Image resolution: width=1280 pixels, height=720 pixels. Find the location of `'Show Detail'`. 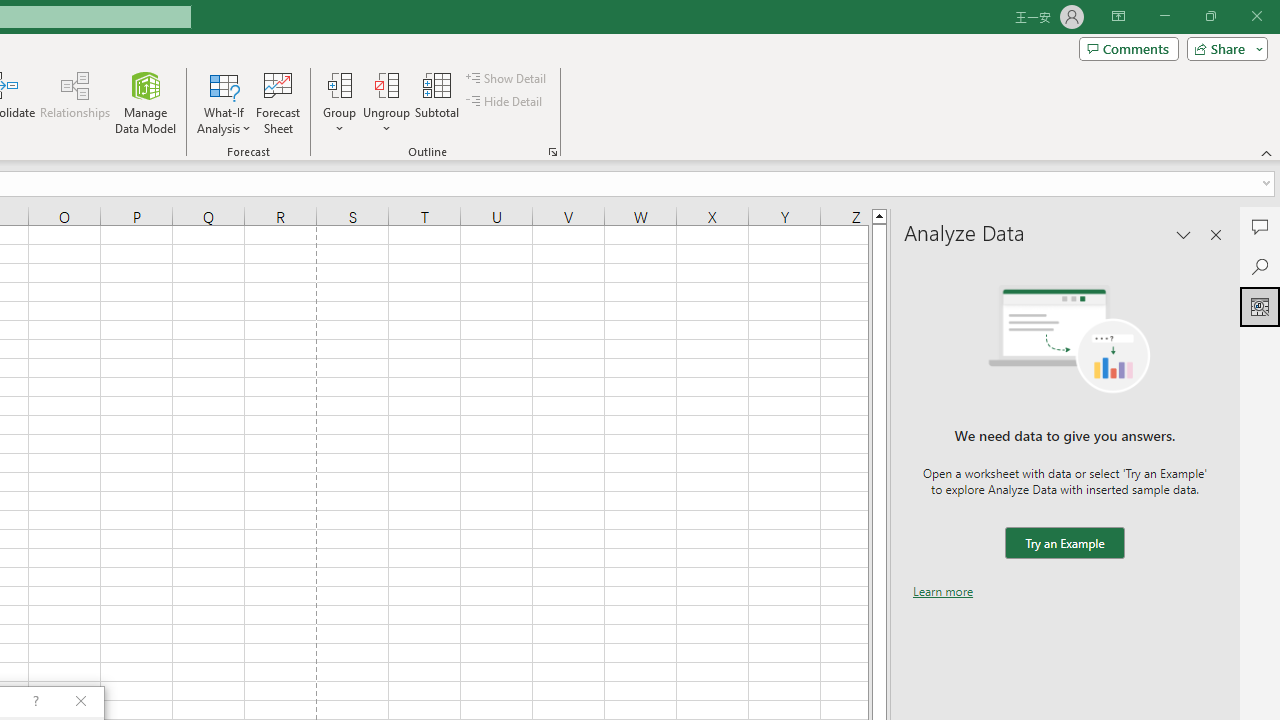

'Show Detail' is located at coordinates (507, 77).